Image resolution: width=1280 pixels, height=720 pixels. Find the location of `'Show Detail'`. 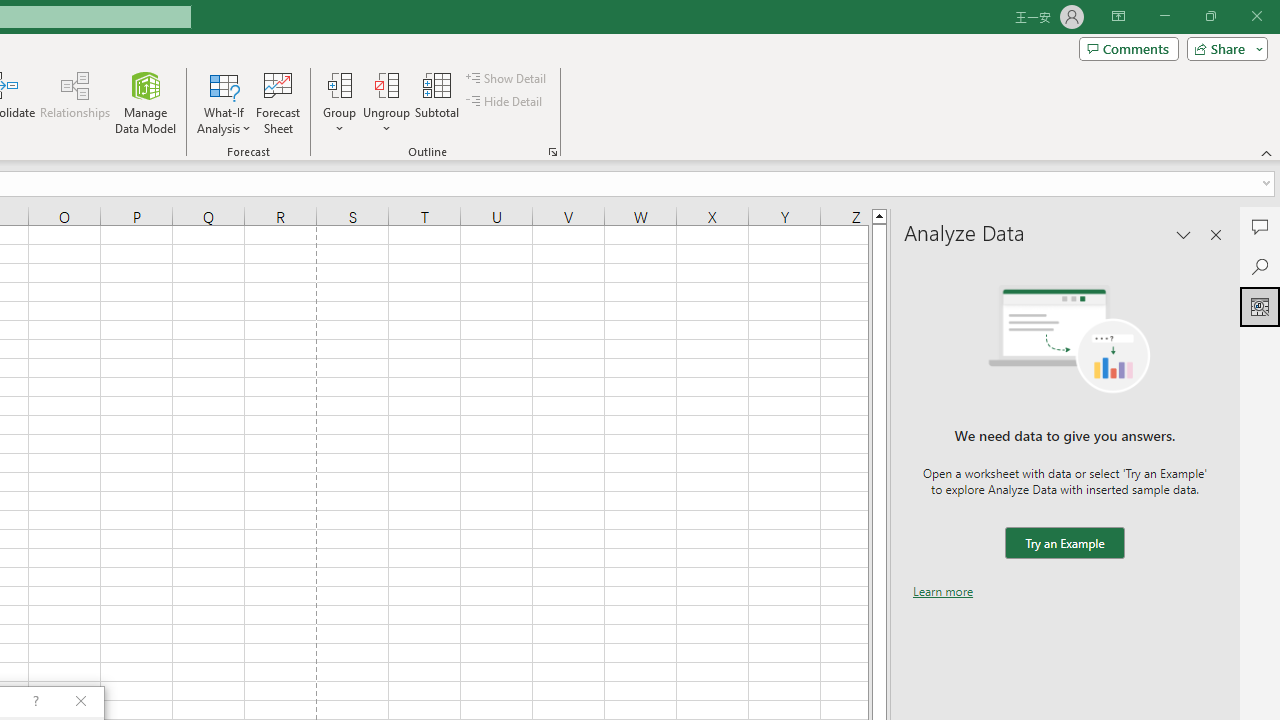

'Show Detail' is located at coordinates (507, 77).